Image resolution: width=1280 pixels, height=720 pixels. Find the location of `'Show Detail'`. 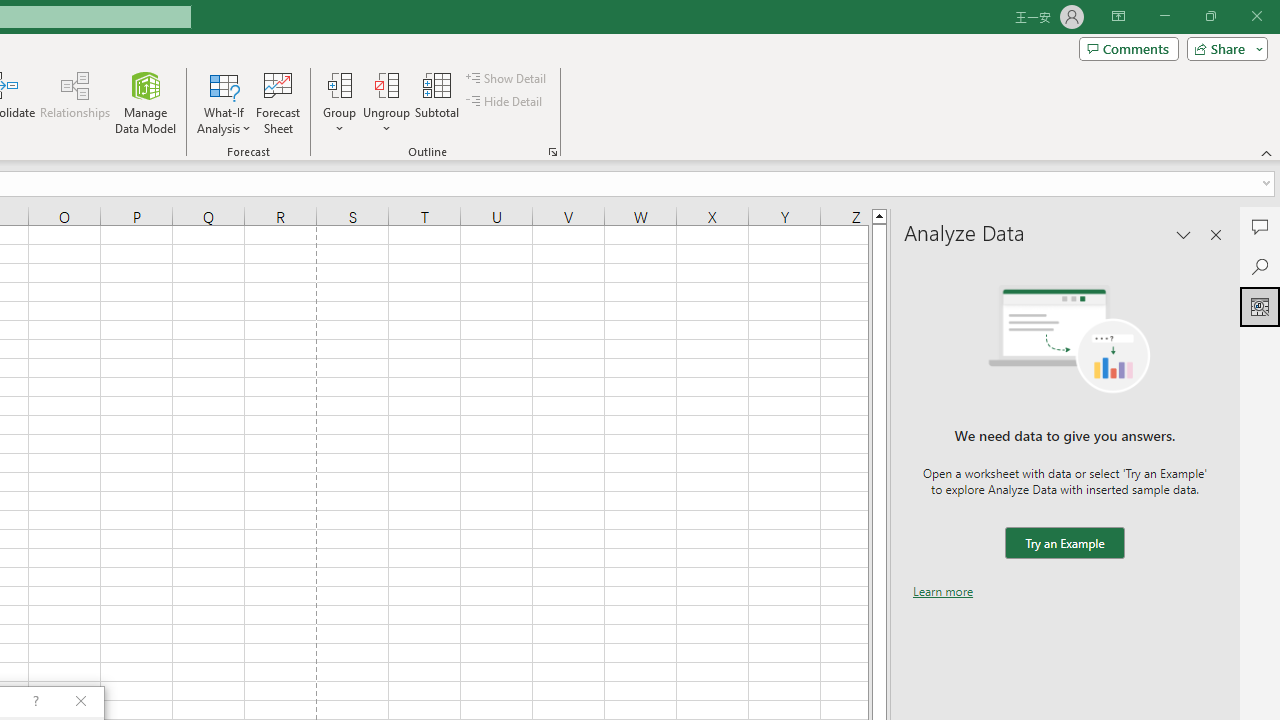

'Show Detail' is located at coordinates (507, 77).